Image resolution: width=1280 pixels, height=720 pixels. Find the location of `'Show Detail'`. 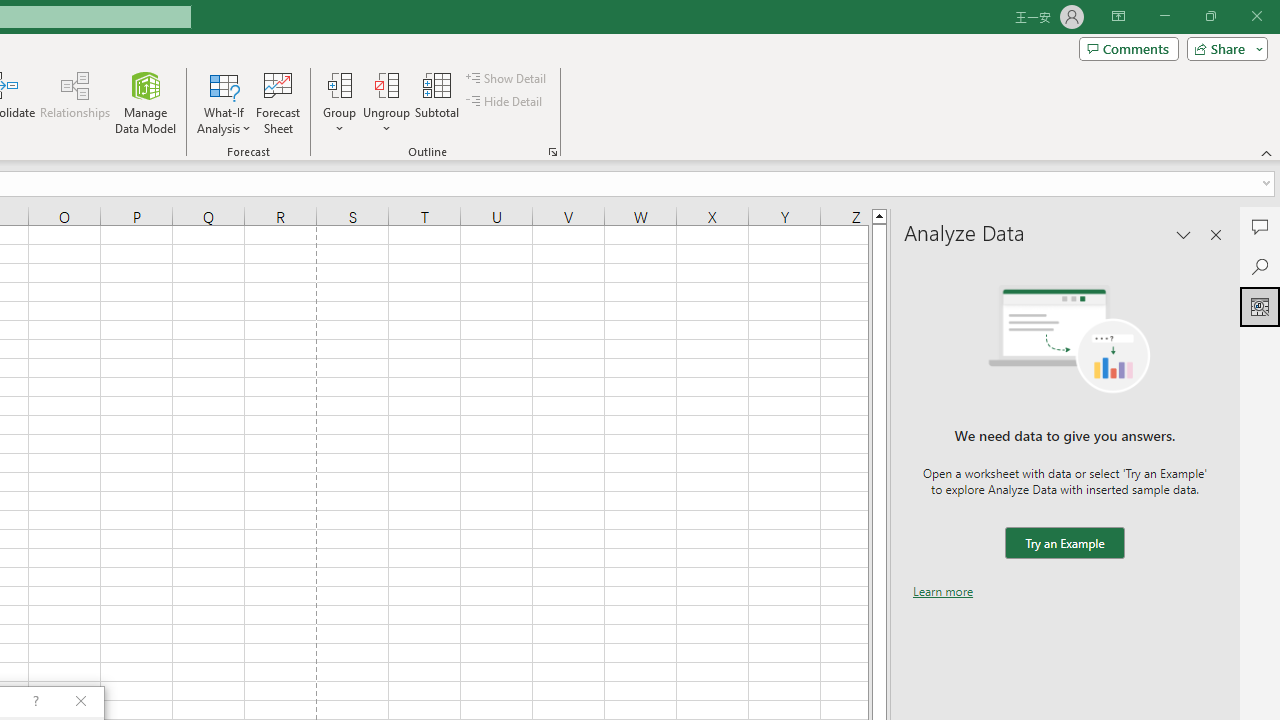

'Show Detail' is located at coordinates (507, 77).